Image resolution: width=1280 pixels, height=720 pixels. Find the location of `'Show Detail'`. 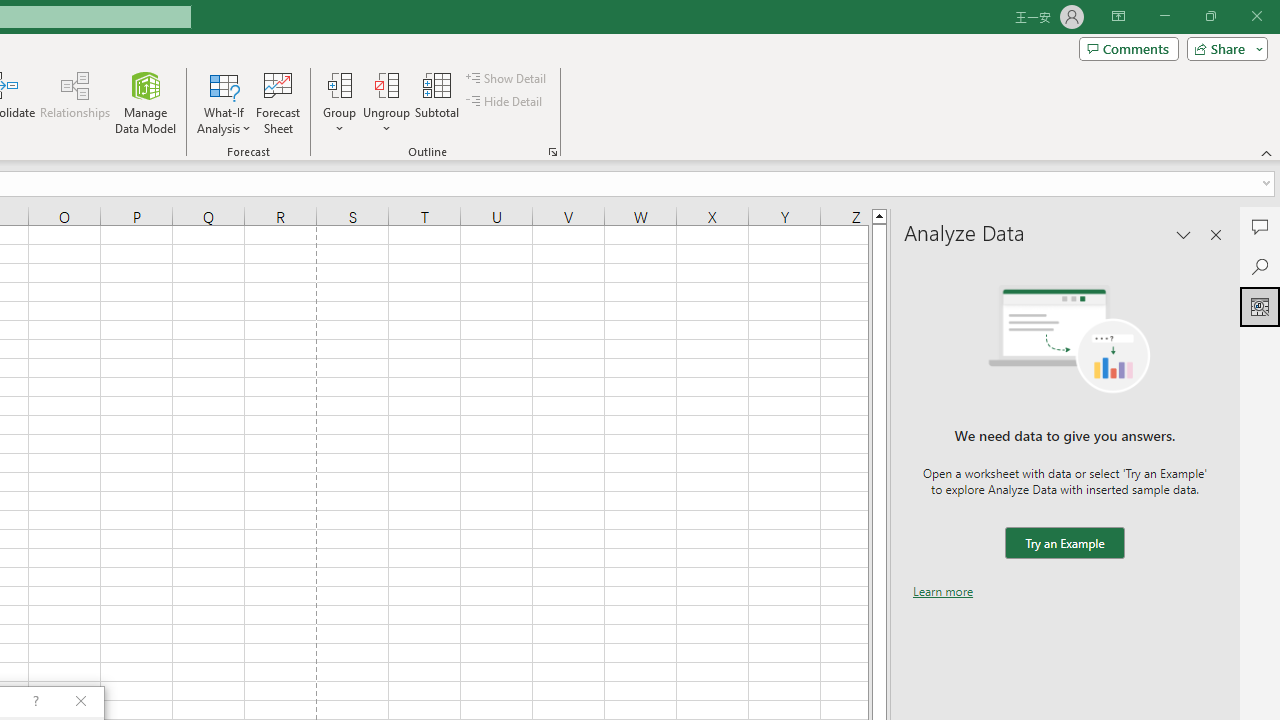

'Show Detail' is located at coordinates (507, 77).